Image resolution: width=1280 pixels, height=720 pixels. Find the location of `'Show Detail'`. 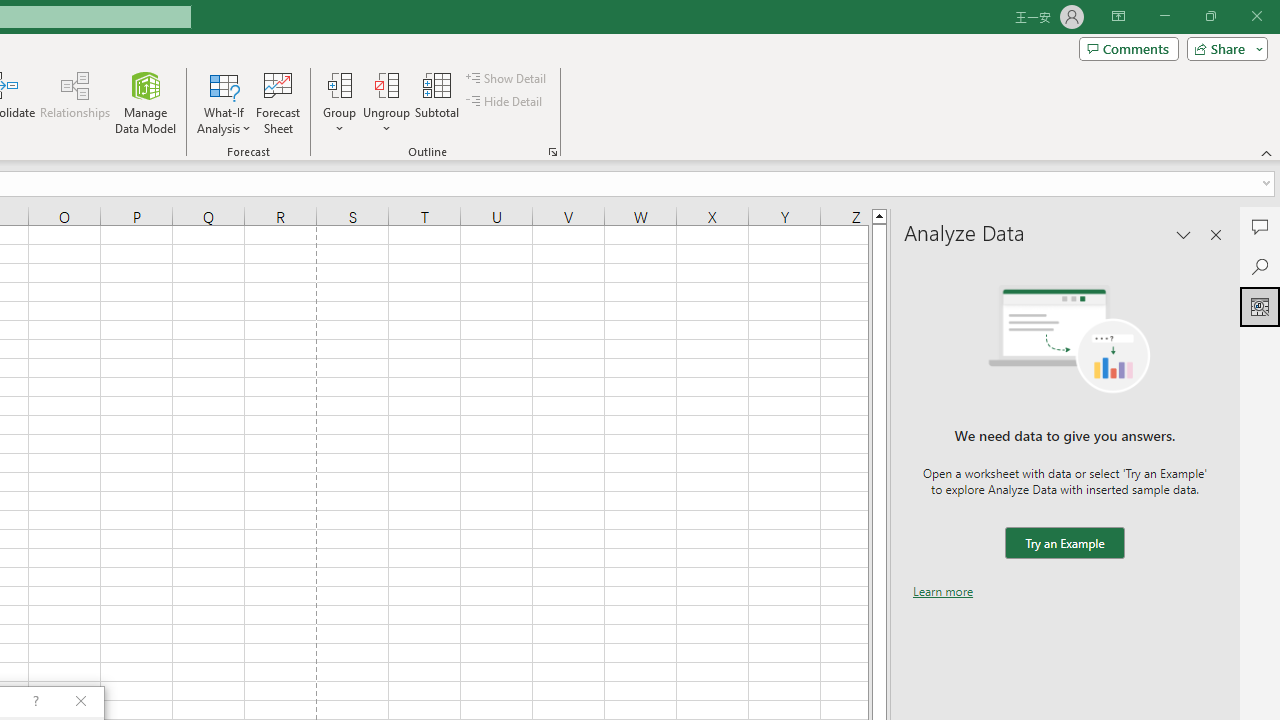

'Show Detail' is located at coordinates (507, 77).